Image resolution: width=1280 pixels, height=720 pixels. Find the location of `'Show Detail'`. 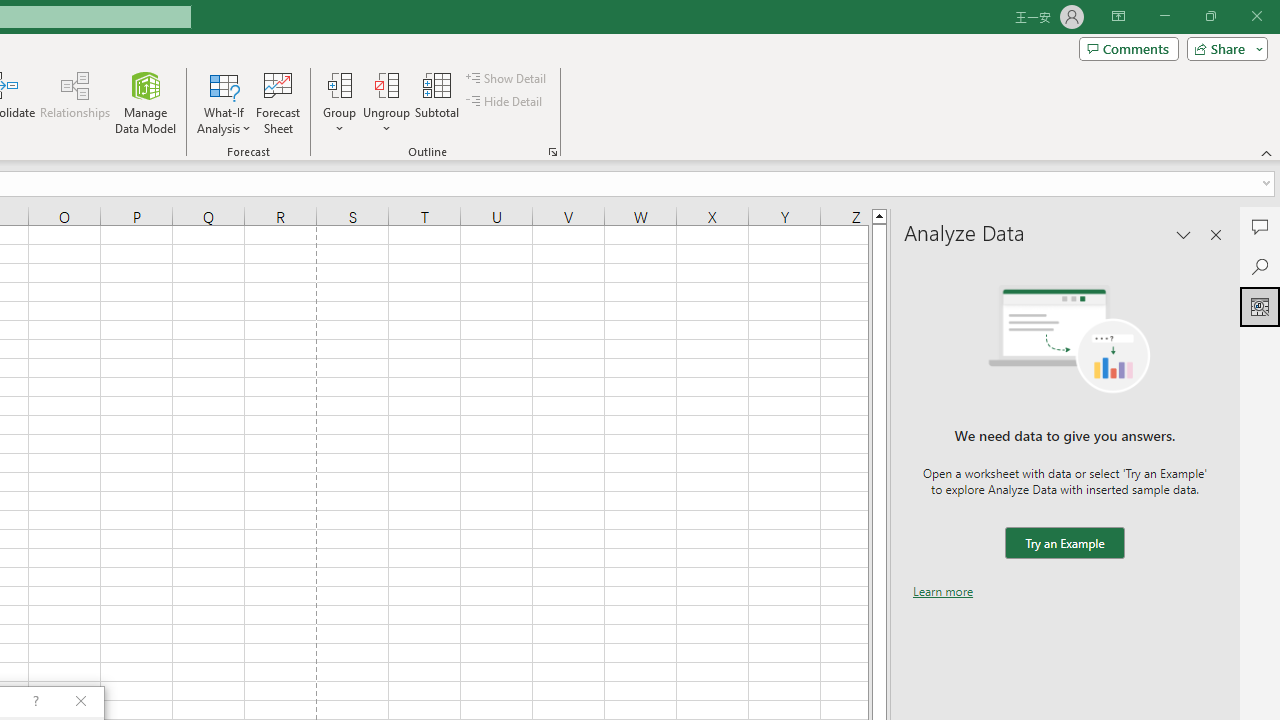

'Show Detail' is located at coordinates (507, 77).